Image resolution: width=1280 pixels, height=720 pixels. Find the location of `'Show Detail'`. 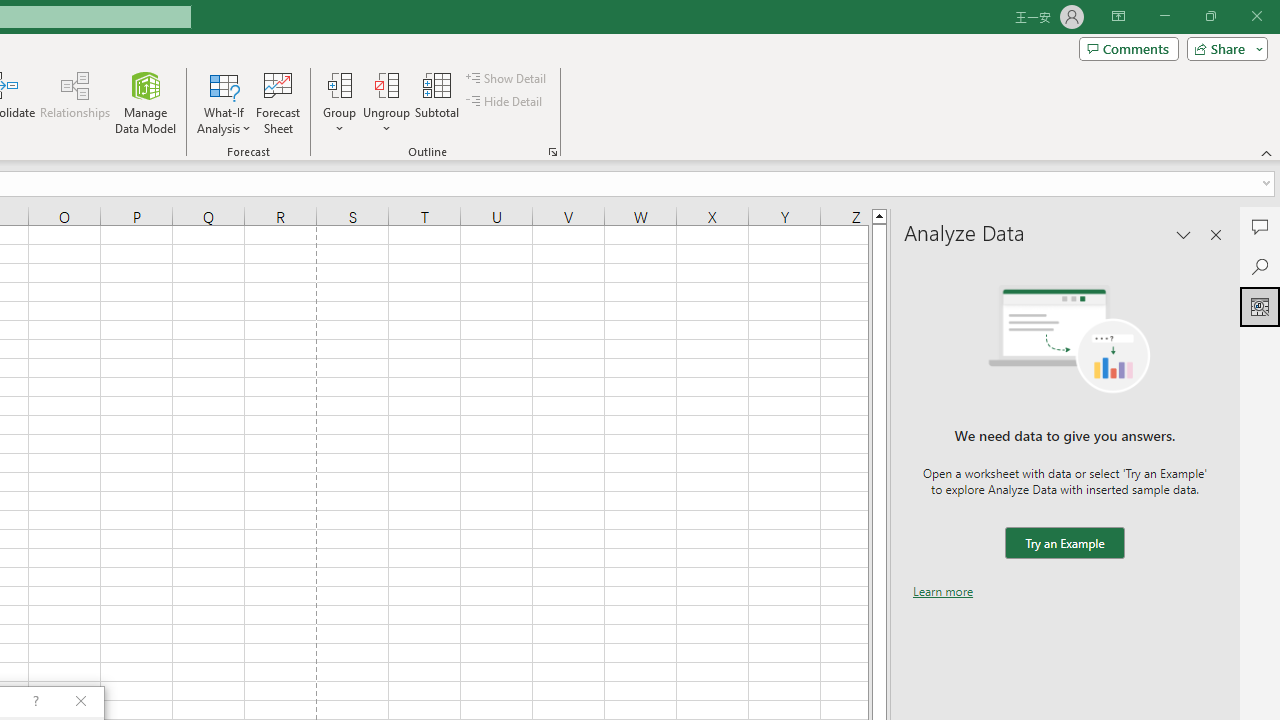

'Show Detail' is located at coordinates (507, 77).